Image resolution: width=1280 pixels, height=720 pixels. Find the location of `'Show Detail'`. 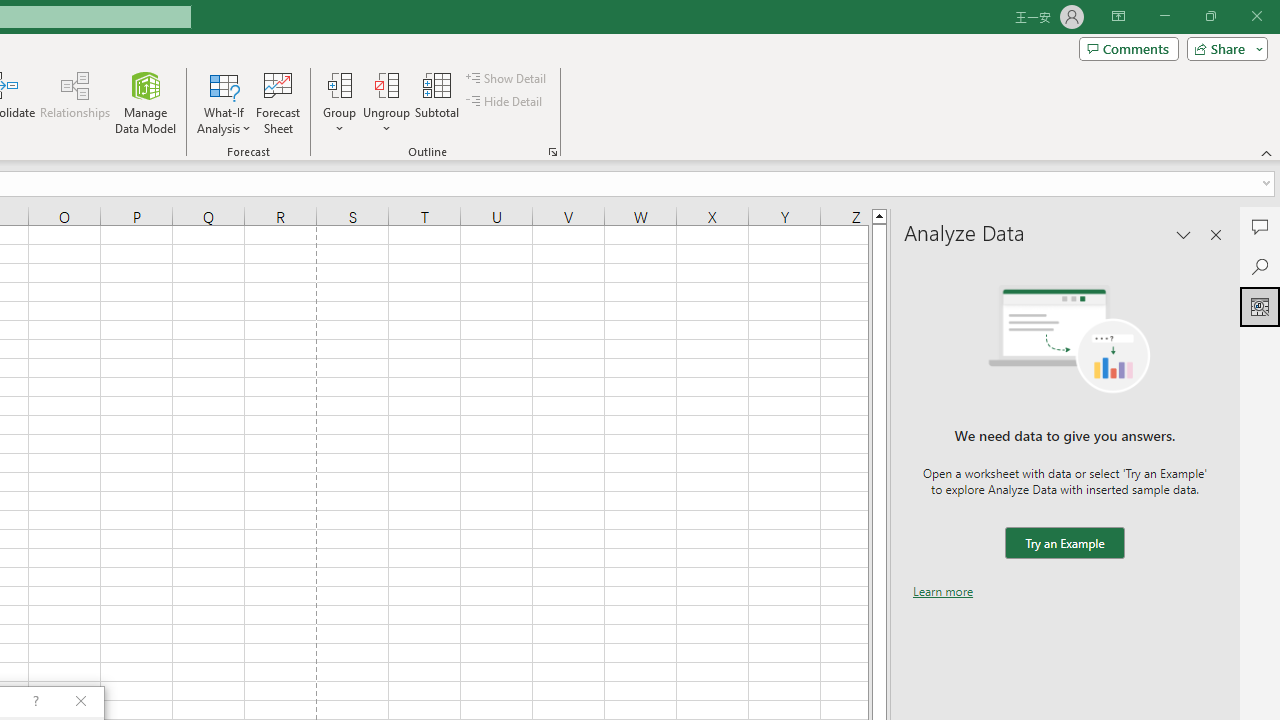

'Show Detail' is located at coordinates (507, 77).